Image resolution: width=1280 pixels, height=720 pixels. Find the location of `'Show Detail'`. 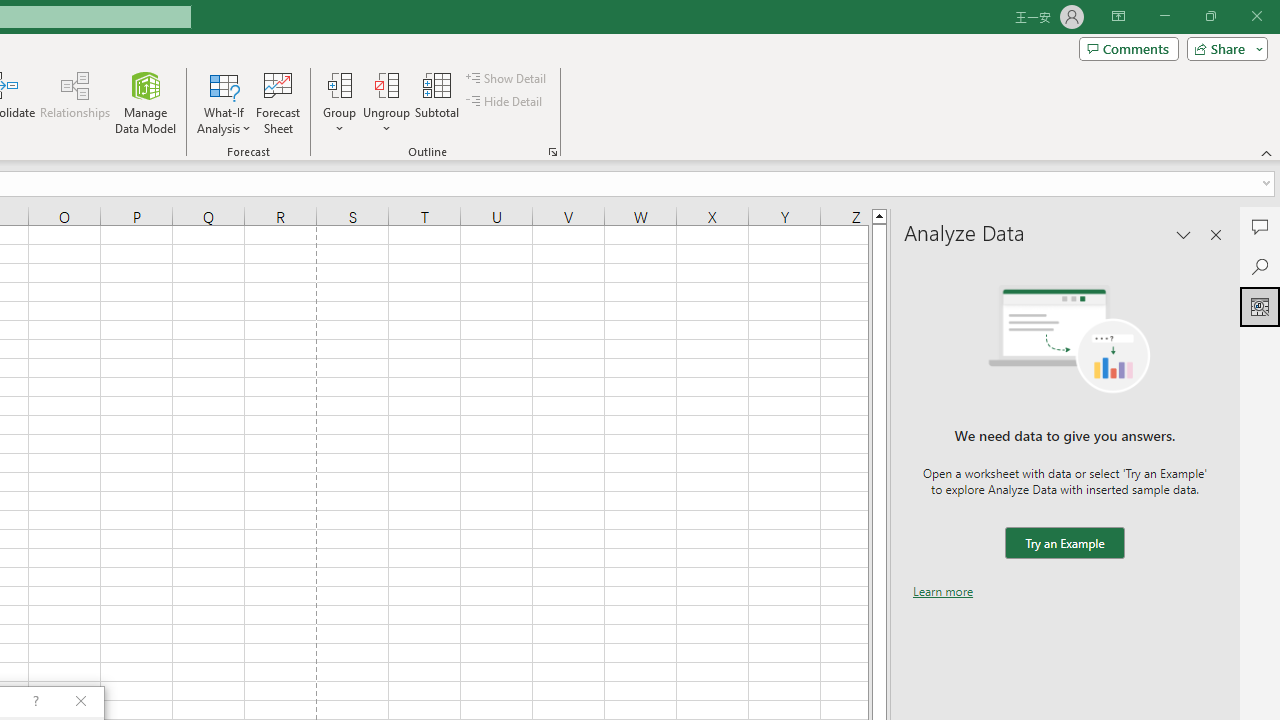

'Show Detail' is located at coordinates (507, 77).